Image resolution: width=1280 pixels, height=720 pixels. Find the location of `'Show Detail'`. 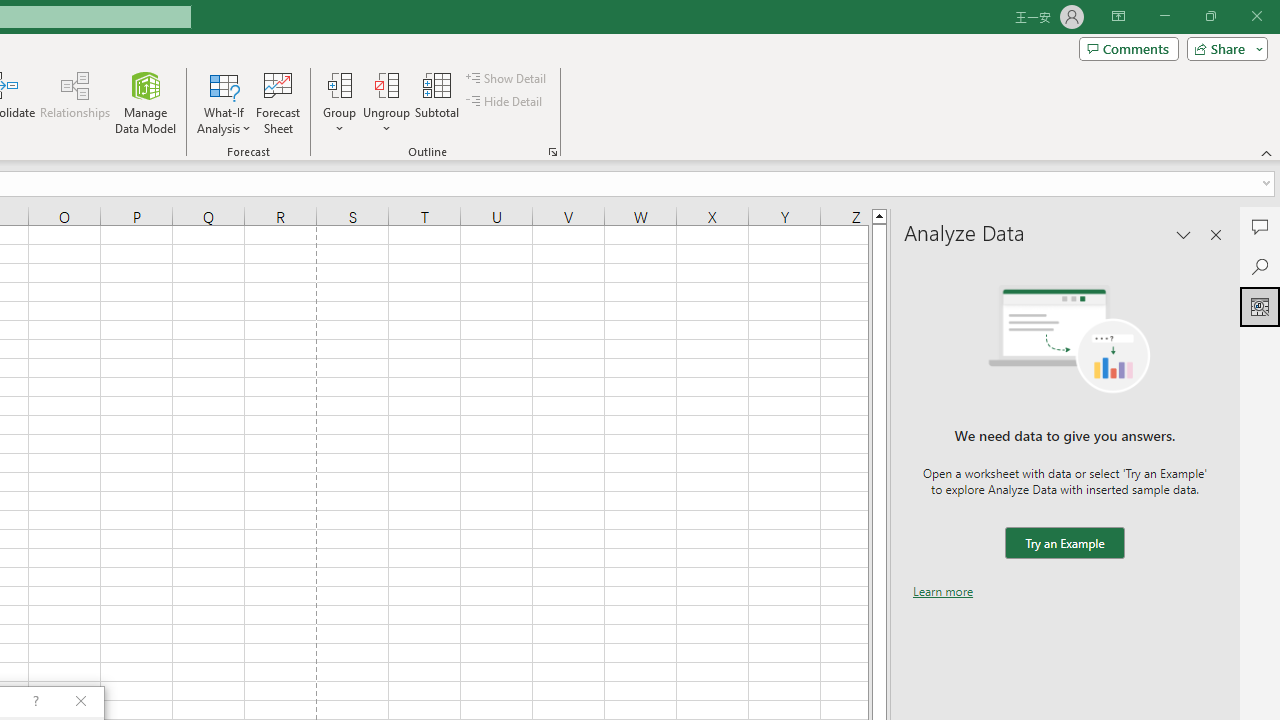

'Show Detail' is located at coordinates (507, 77).